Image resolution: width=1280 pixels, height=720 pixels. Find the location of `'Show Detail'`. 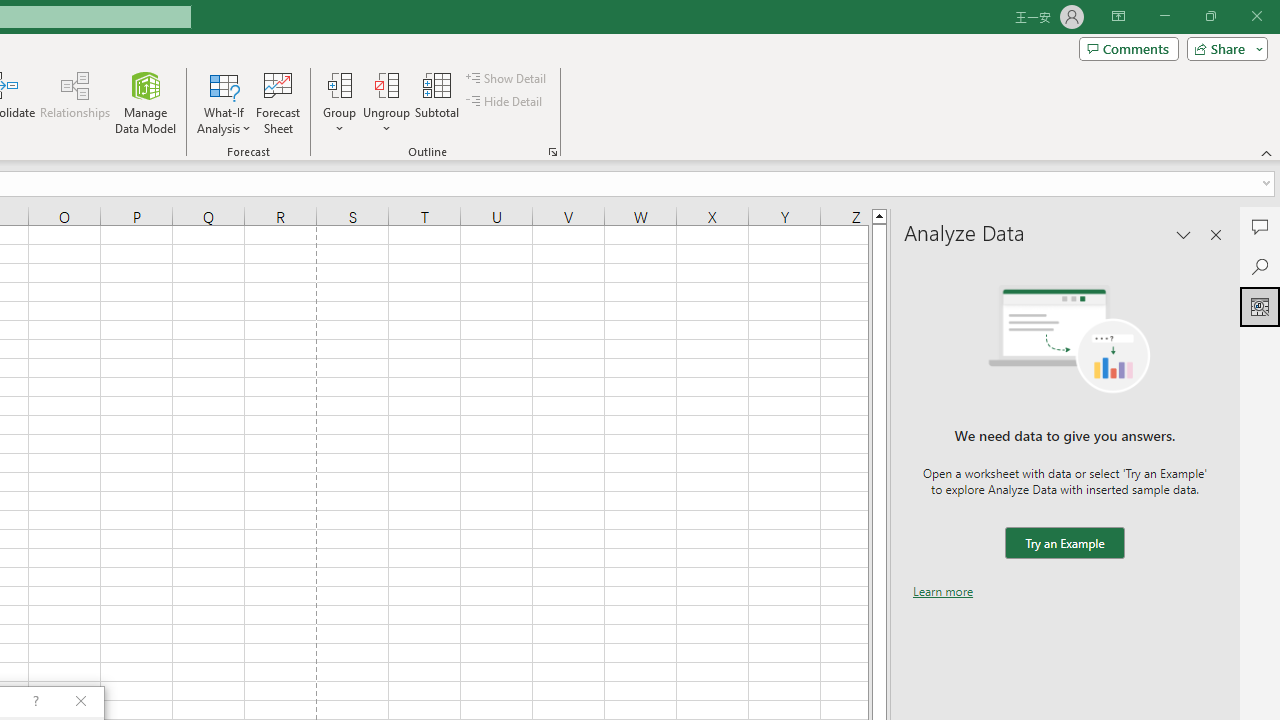

'Show Detail' is located at coordinates (507, 77).